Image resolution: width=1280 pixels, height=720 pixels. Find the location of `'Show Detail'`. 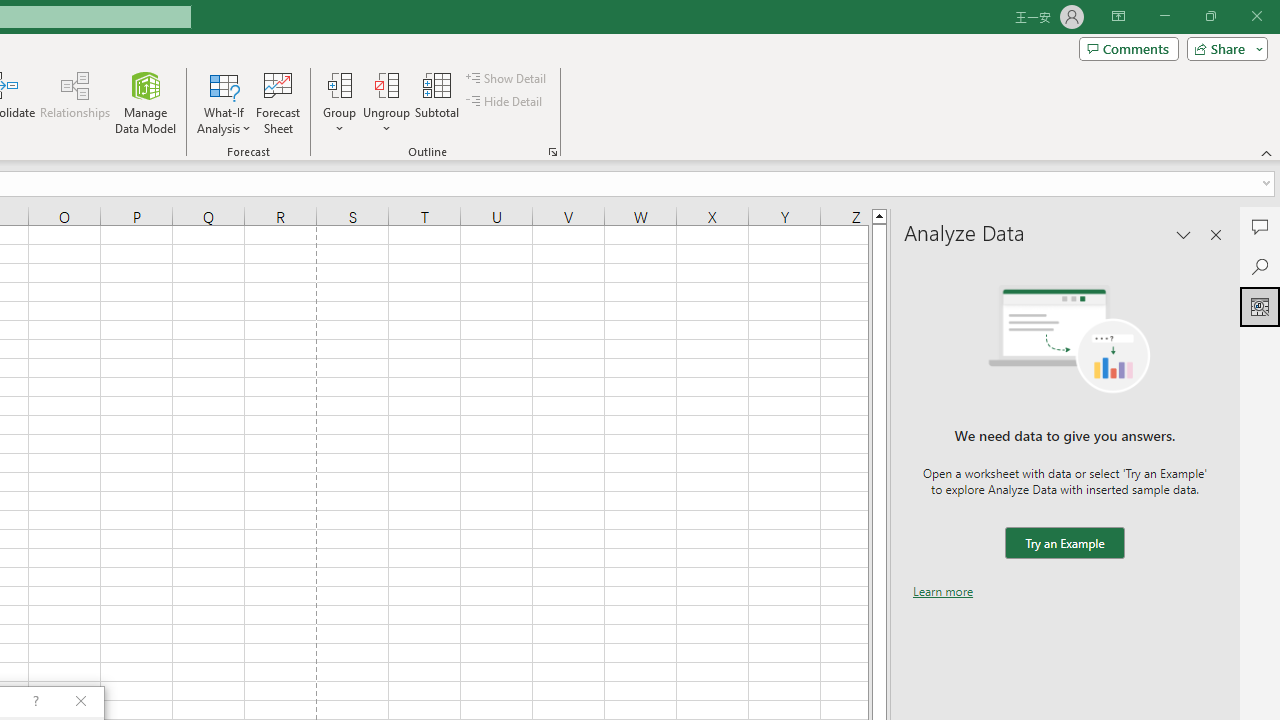

'Show Detail' is located at coordinates (507, 77).